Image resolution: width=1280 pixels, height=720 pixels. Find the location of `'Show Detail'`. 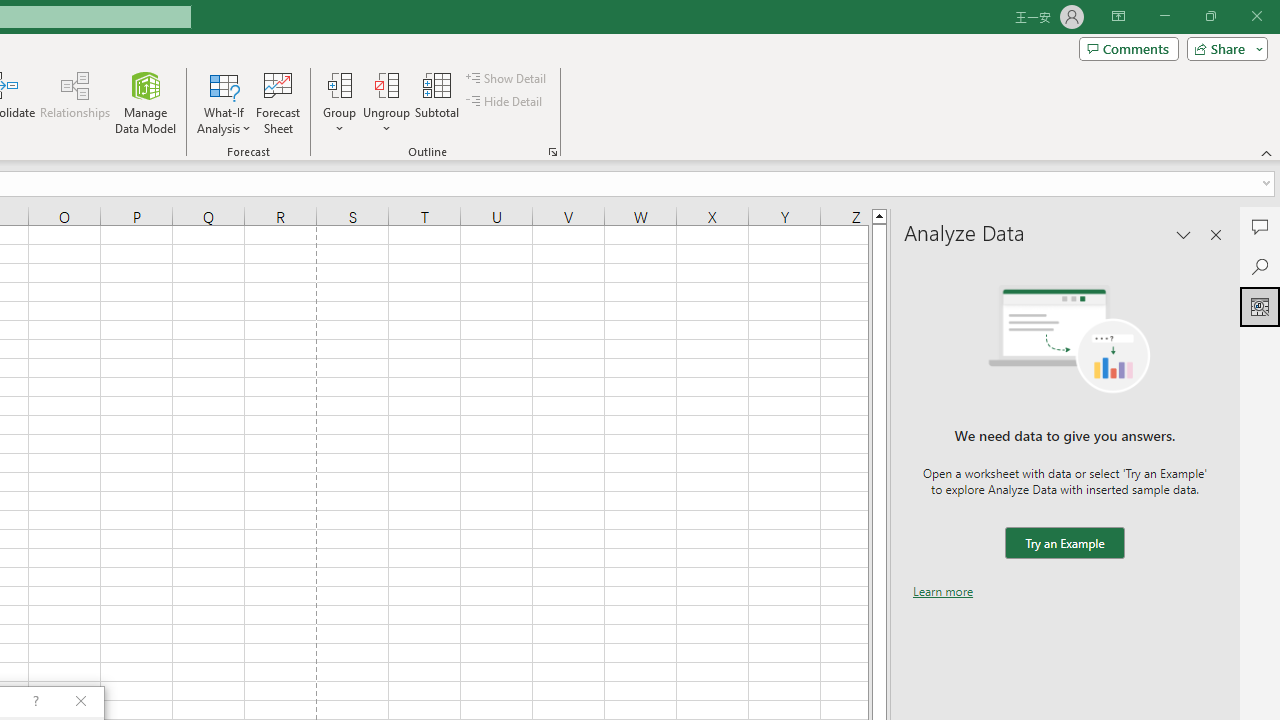

'Show Detail' is located at coordinates (507, 77).